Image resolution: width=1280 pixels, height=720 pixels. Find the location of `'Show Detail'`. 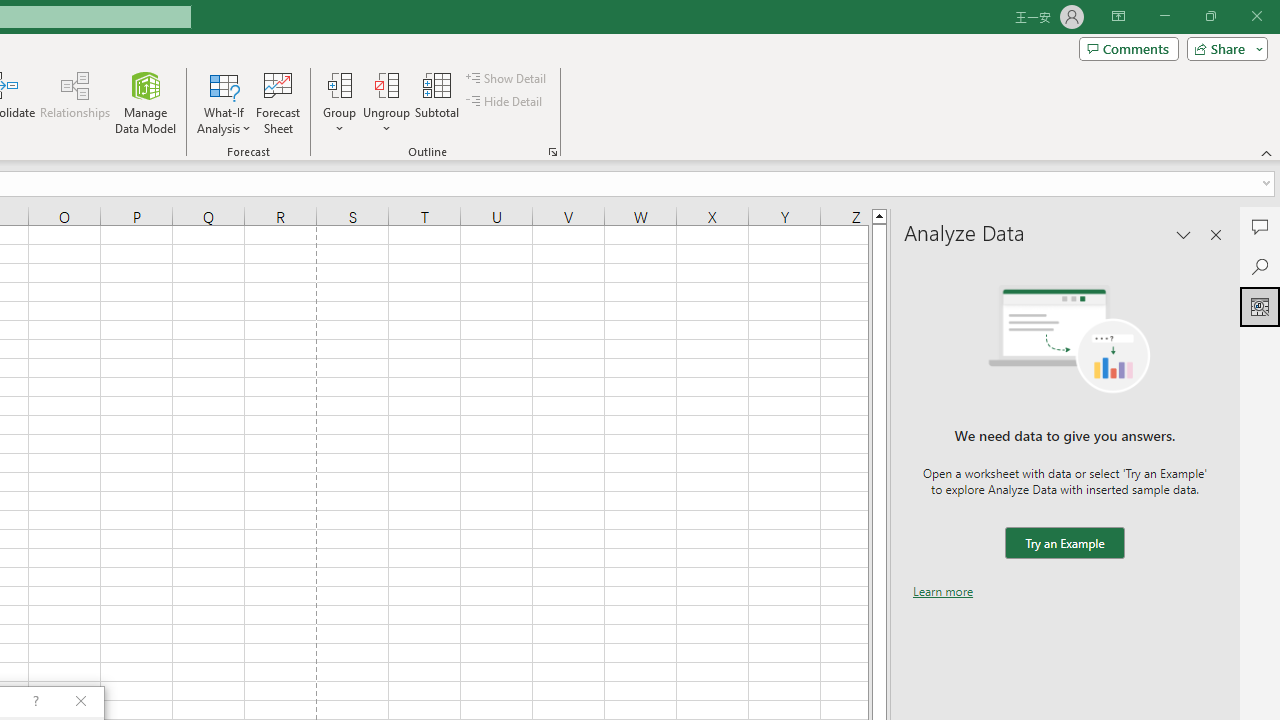

'Show Detail' is located at coordinates (507, 77).